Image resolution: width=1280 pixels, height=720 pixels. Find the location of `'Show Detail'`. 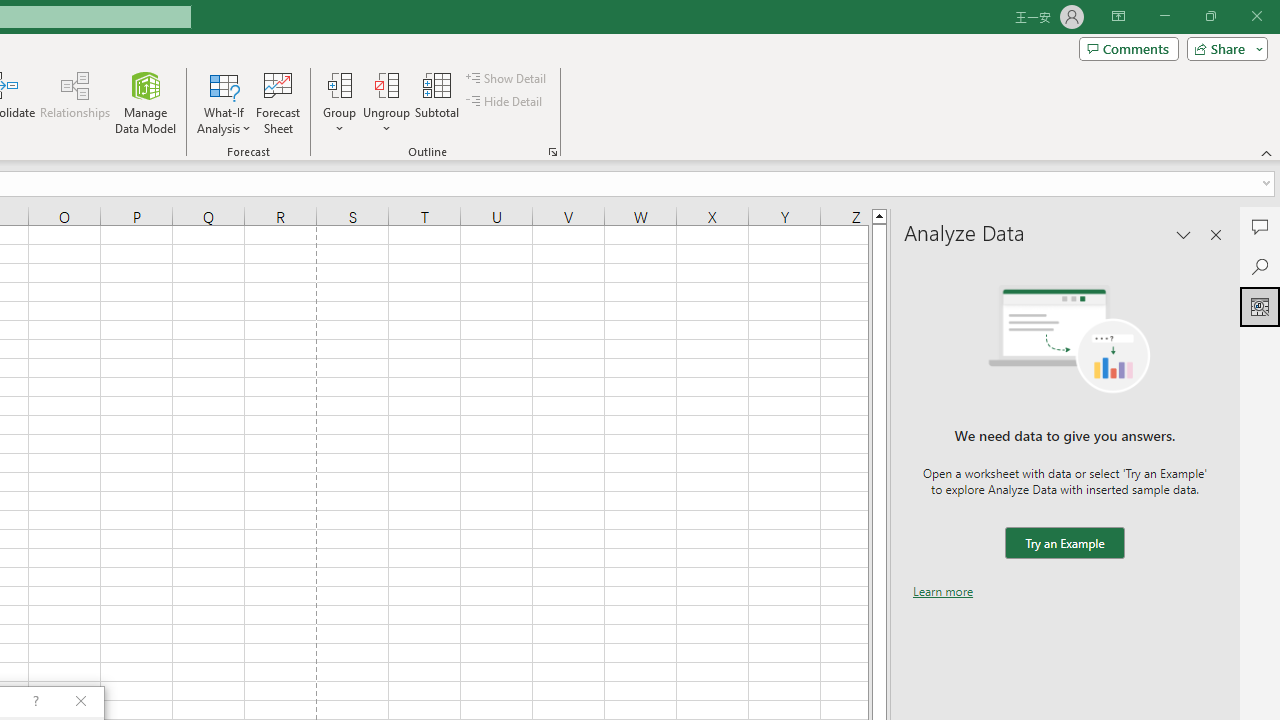

'Show Detail' is located at coordinates (507, 77).